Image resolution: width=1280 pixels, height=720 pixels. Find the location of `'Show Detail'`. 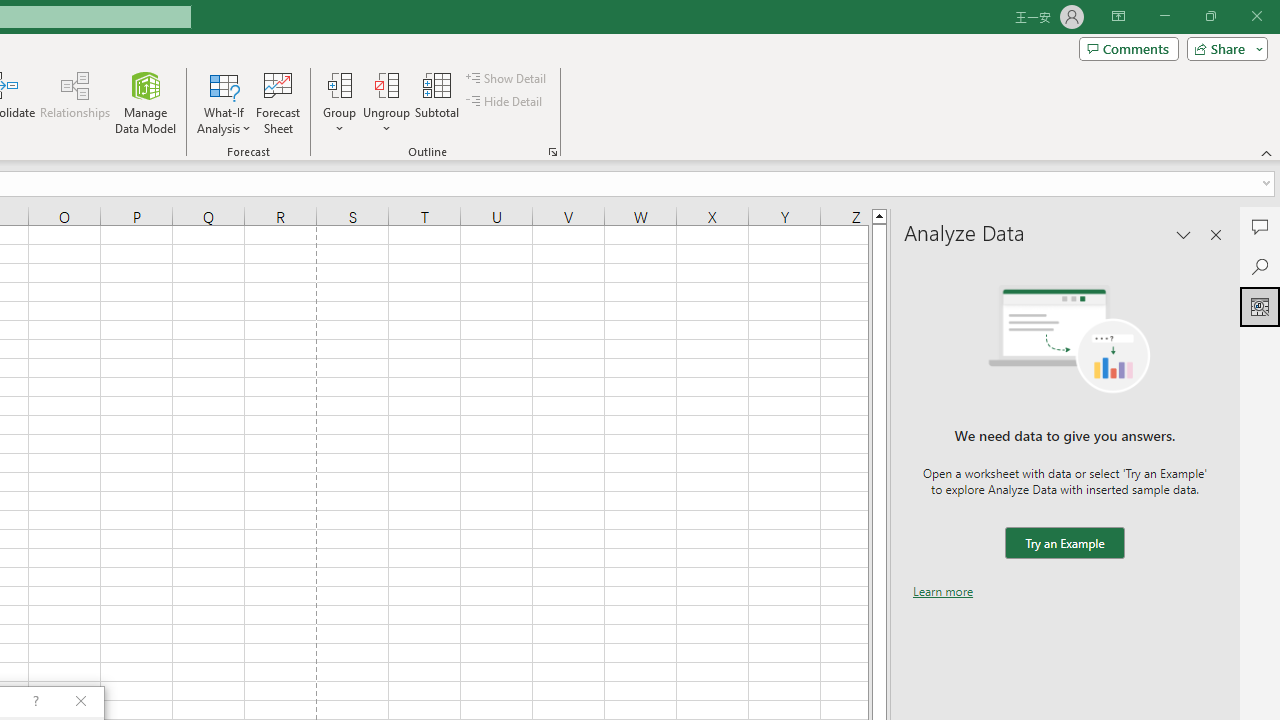

'Show Detail' is located at coordinates (507, 77).